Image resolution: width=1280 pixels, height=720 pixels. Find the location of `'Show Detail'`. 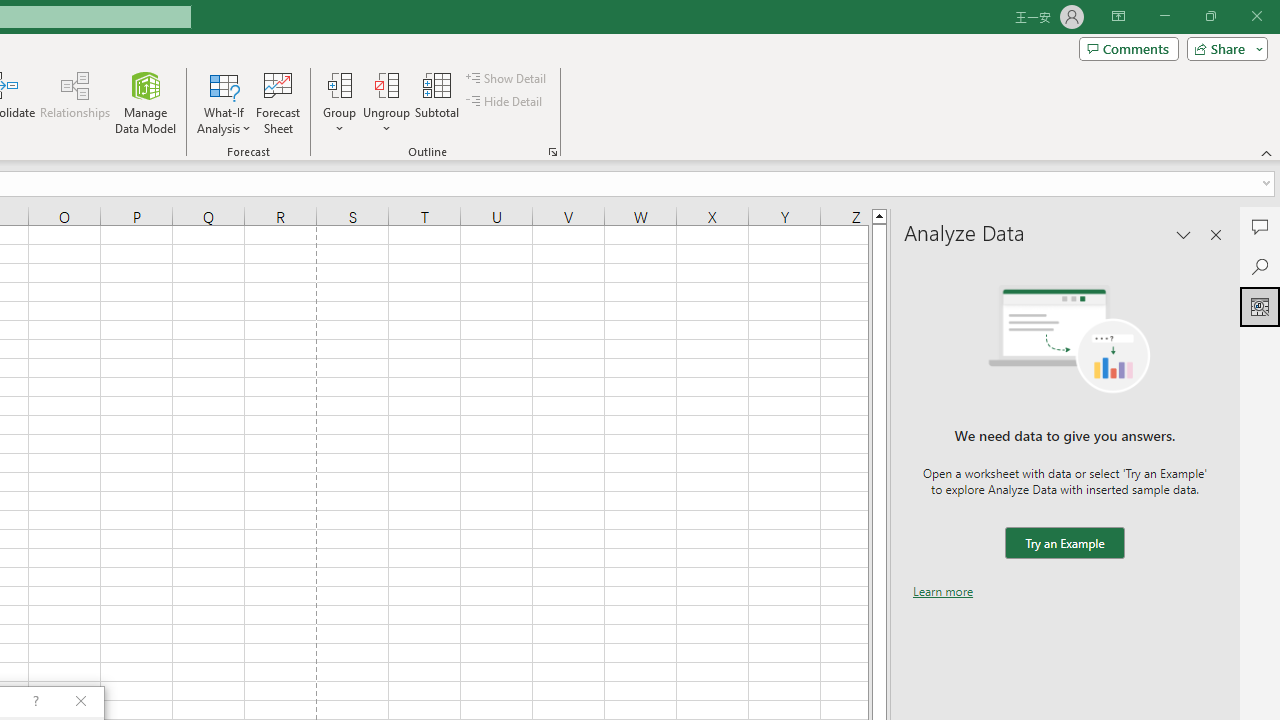

'Show Detail' is located at coordinates (507, 77).